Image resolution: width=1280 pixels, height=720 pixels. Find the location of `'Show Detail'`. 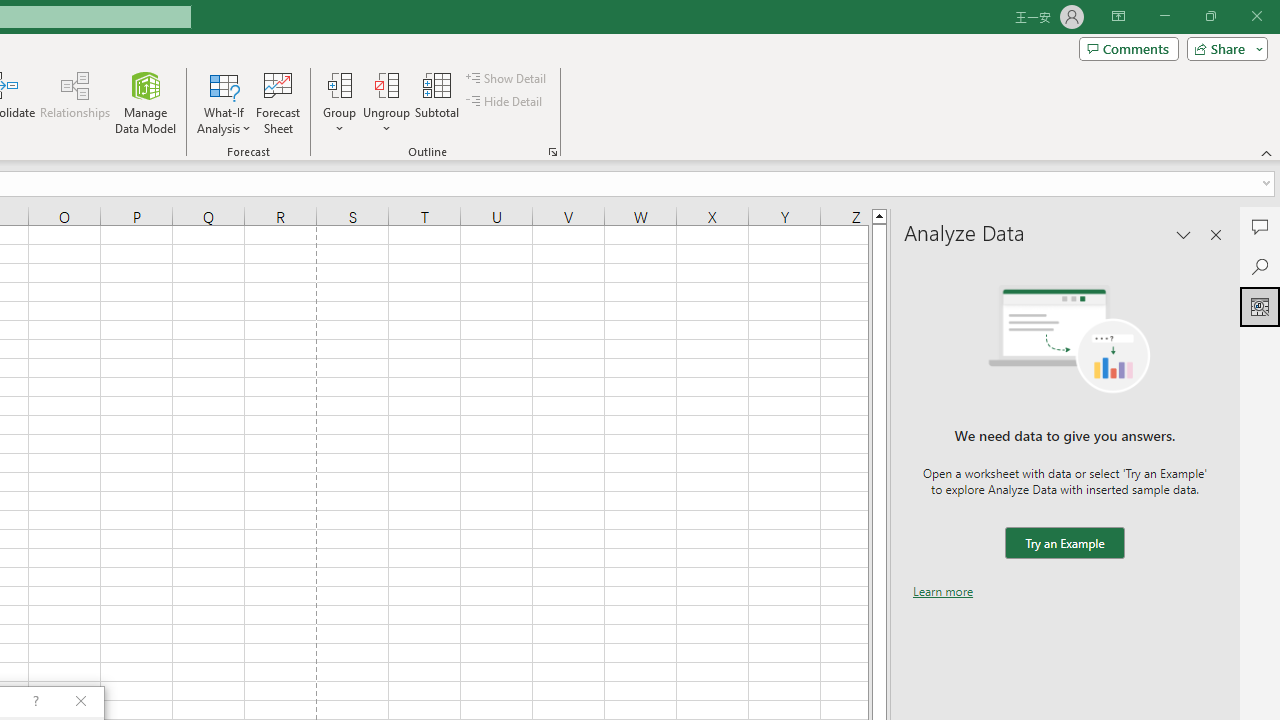

'Show Detail' is located at coordinates (507, 77).